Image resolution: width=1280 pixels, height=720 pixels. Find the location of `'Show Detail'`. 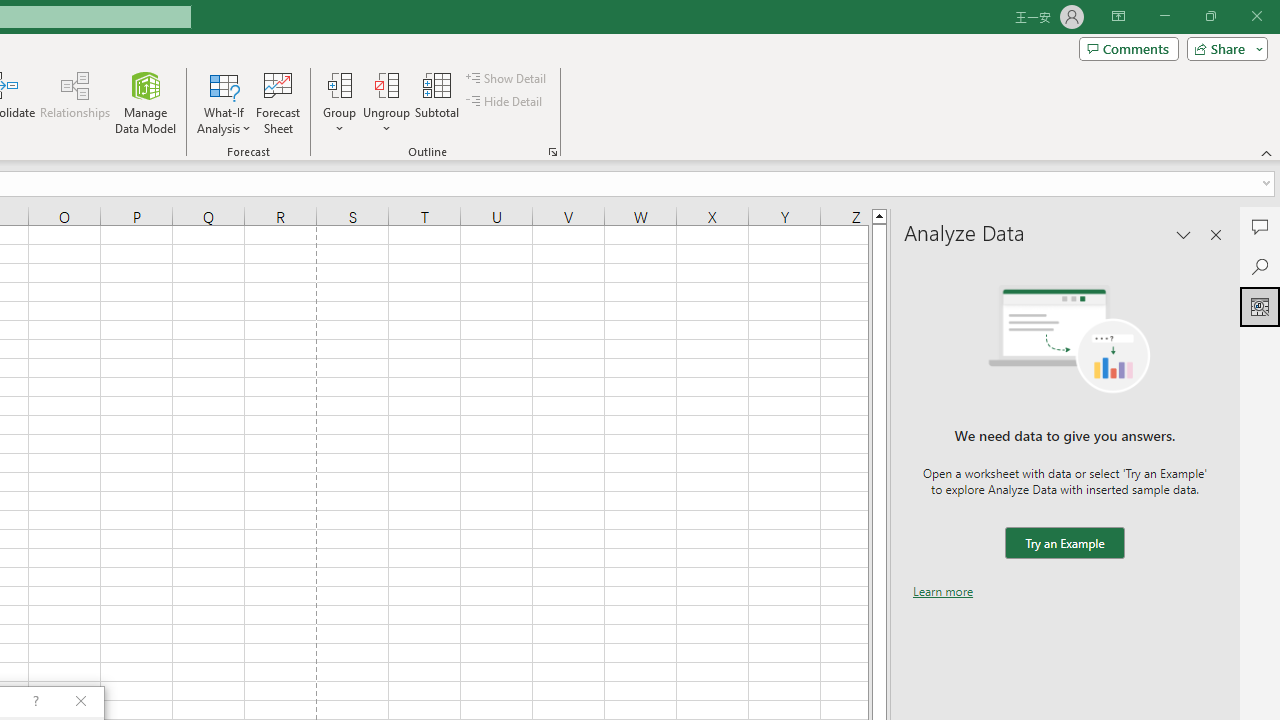

'Show Detail' is located at coordinates (507, 77).